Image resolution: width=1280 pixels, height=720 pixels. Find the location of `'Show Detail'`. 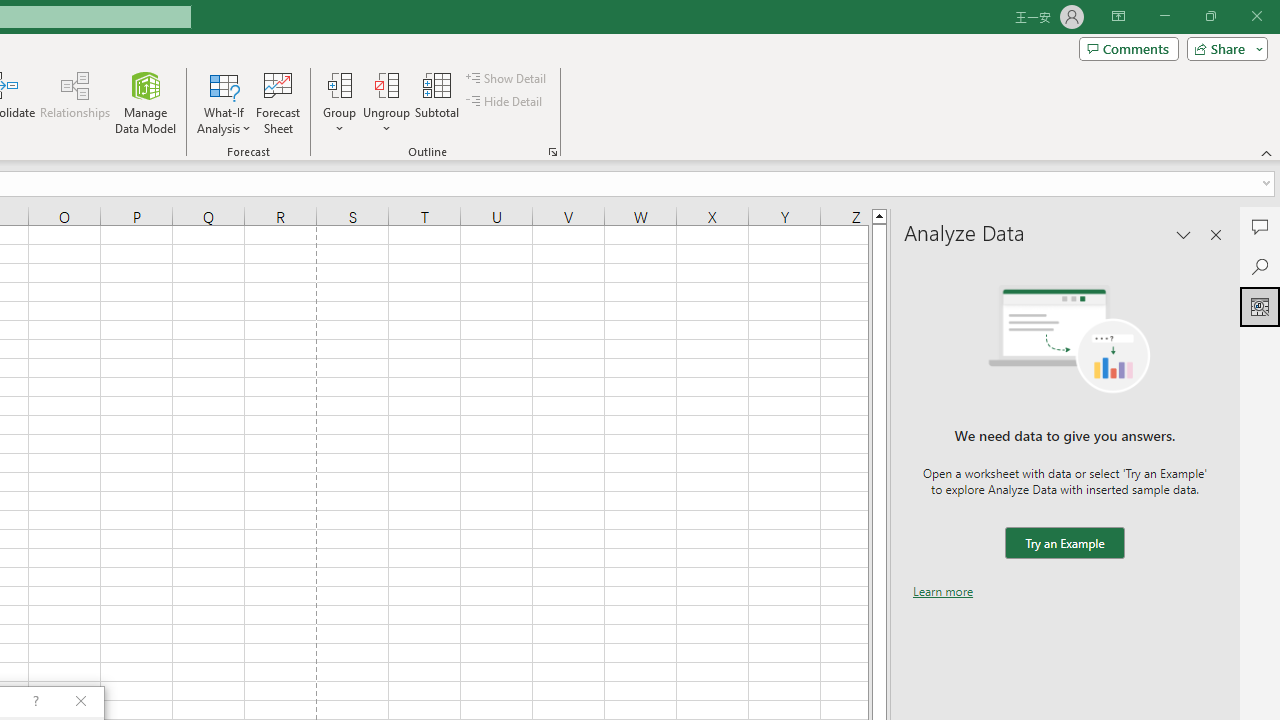

'Show Detail' is located at coordinates (507, 77).